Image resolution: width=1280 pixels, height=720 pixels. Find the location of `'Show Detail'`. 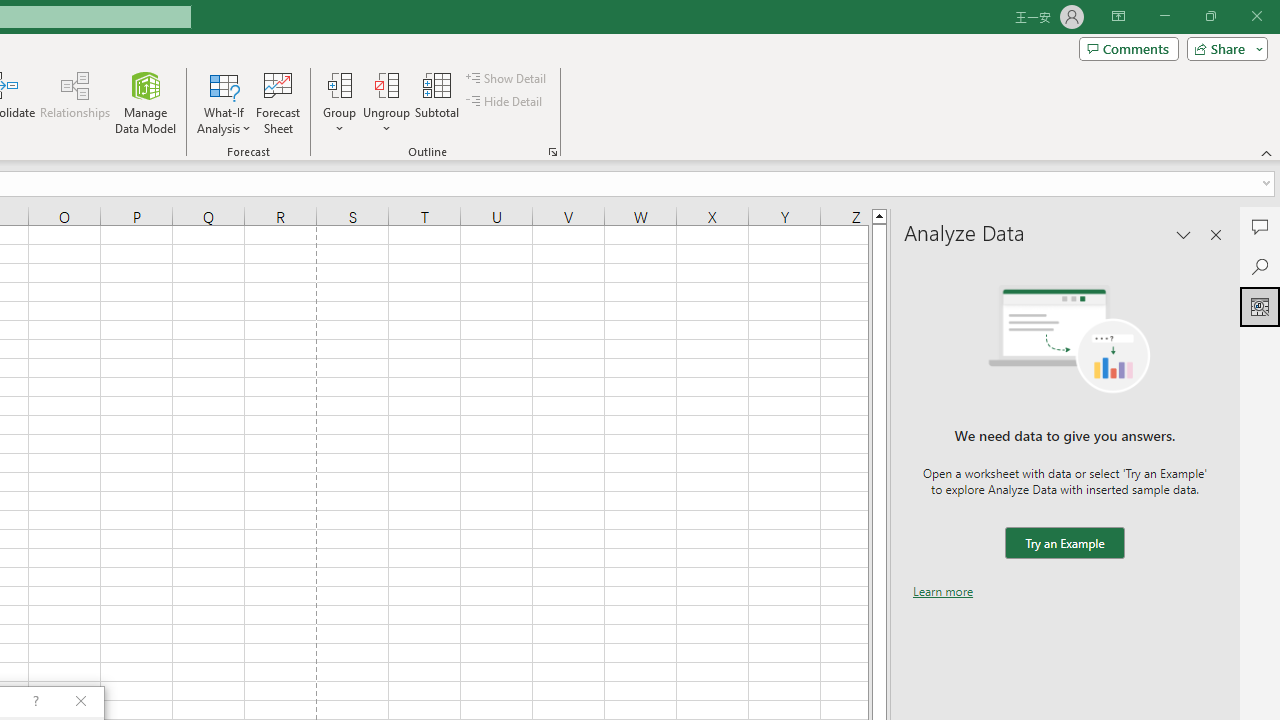

'Show Detail' is located at coordinates (507, 77).